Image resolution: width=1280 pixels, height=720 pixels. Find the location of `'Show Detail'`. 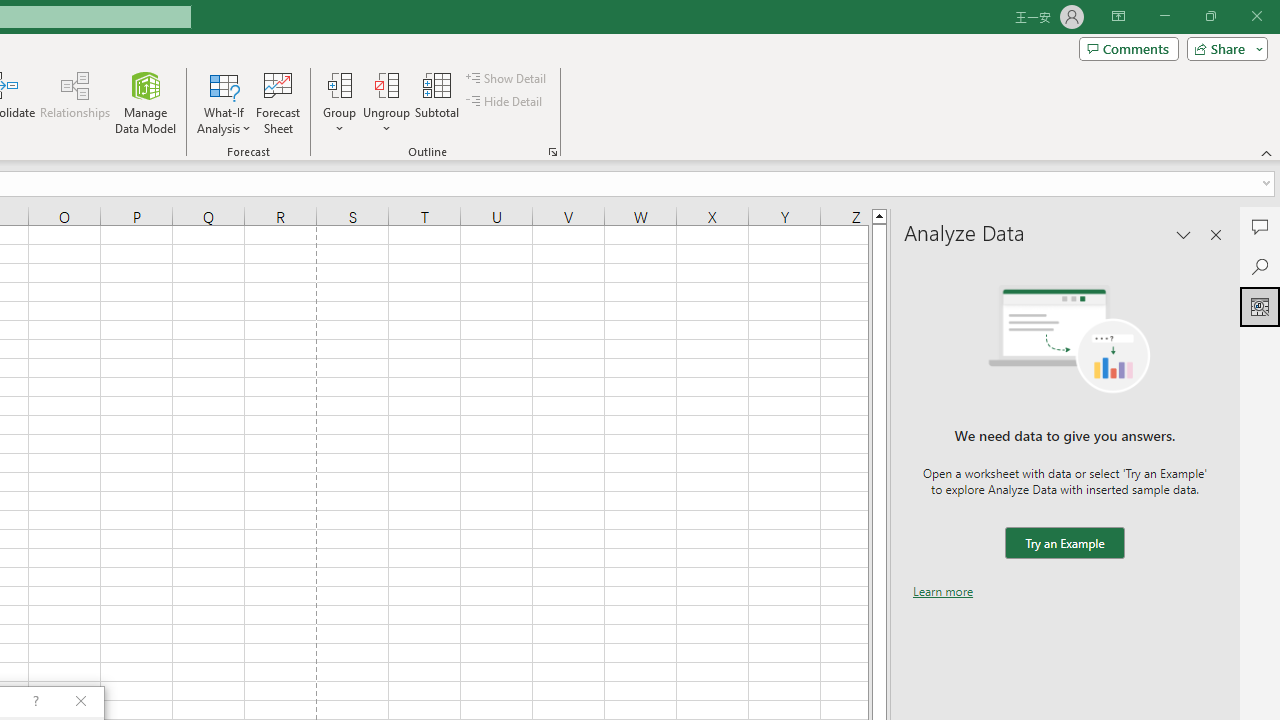

'Show Detail' is located at coordinates (507, 77).